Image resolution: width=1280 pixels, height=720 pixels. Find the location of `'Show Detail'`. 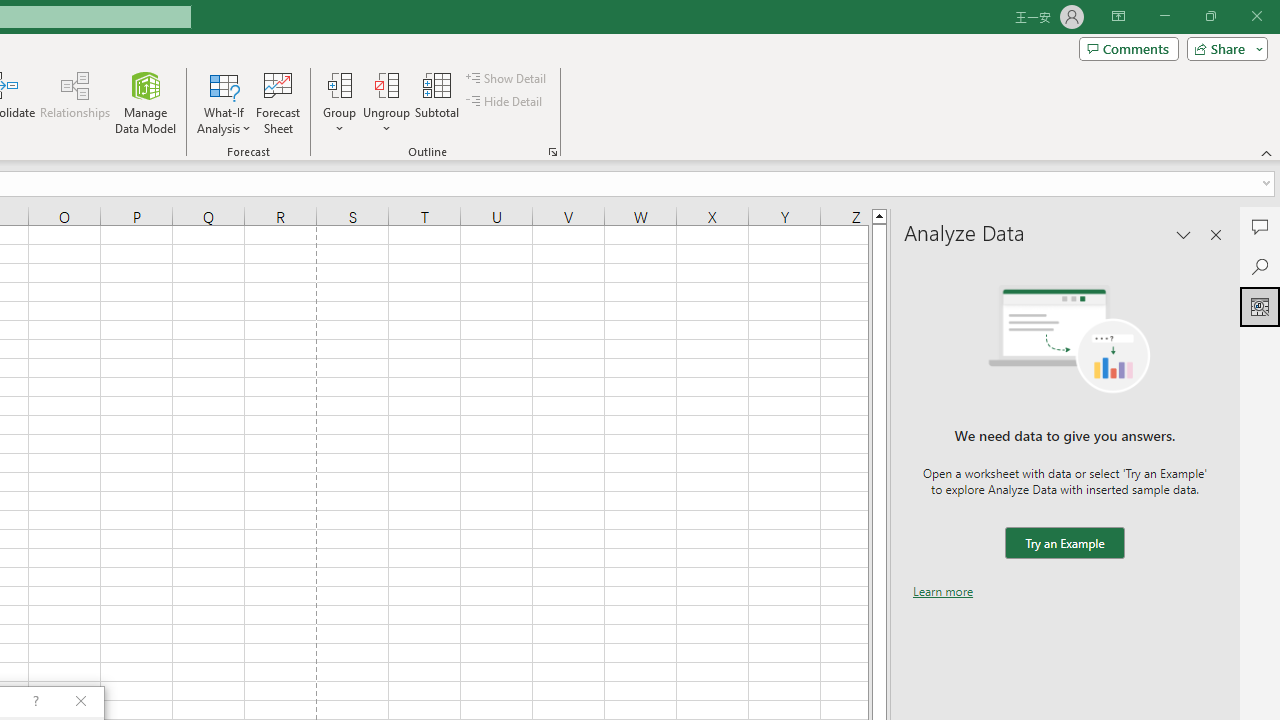

'Show Detail' is located at coordinates (507, 77).